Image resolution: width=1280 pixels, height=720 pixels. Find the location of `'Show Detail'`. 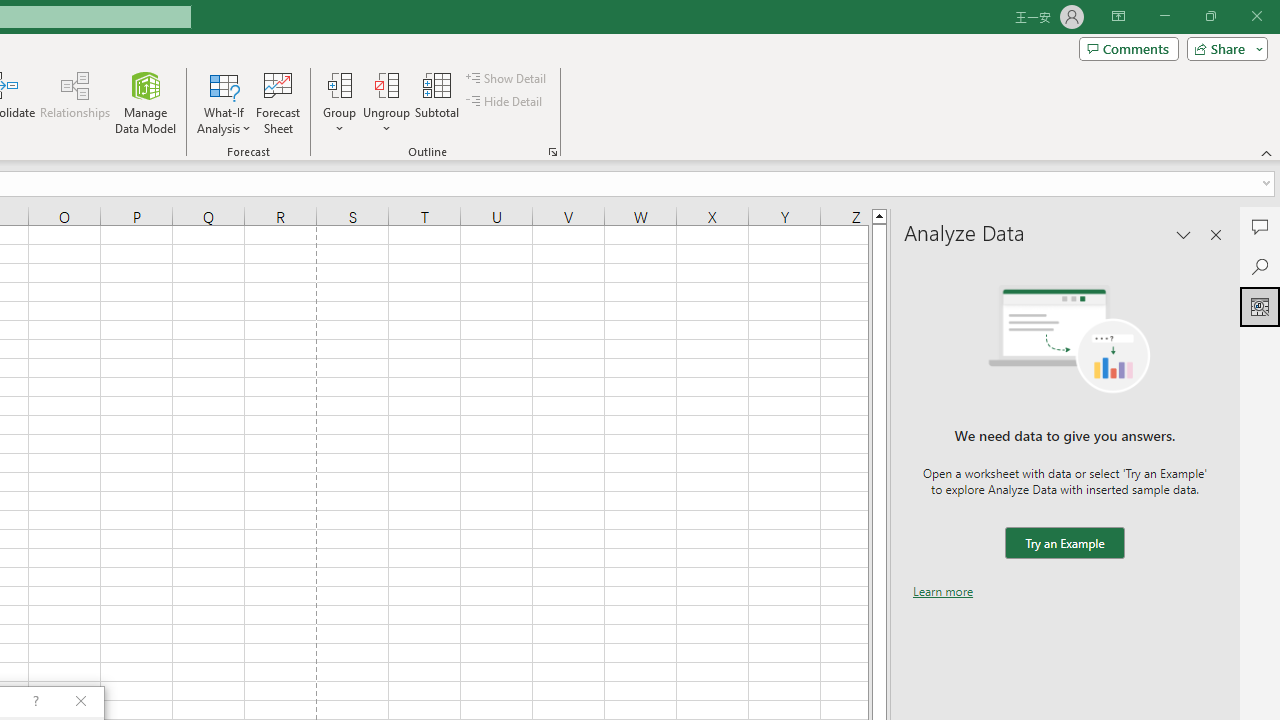

'Show Detail' is located at coordinates (507, 77).